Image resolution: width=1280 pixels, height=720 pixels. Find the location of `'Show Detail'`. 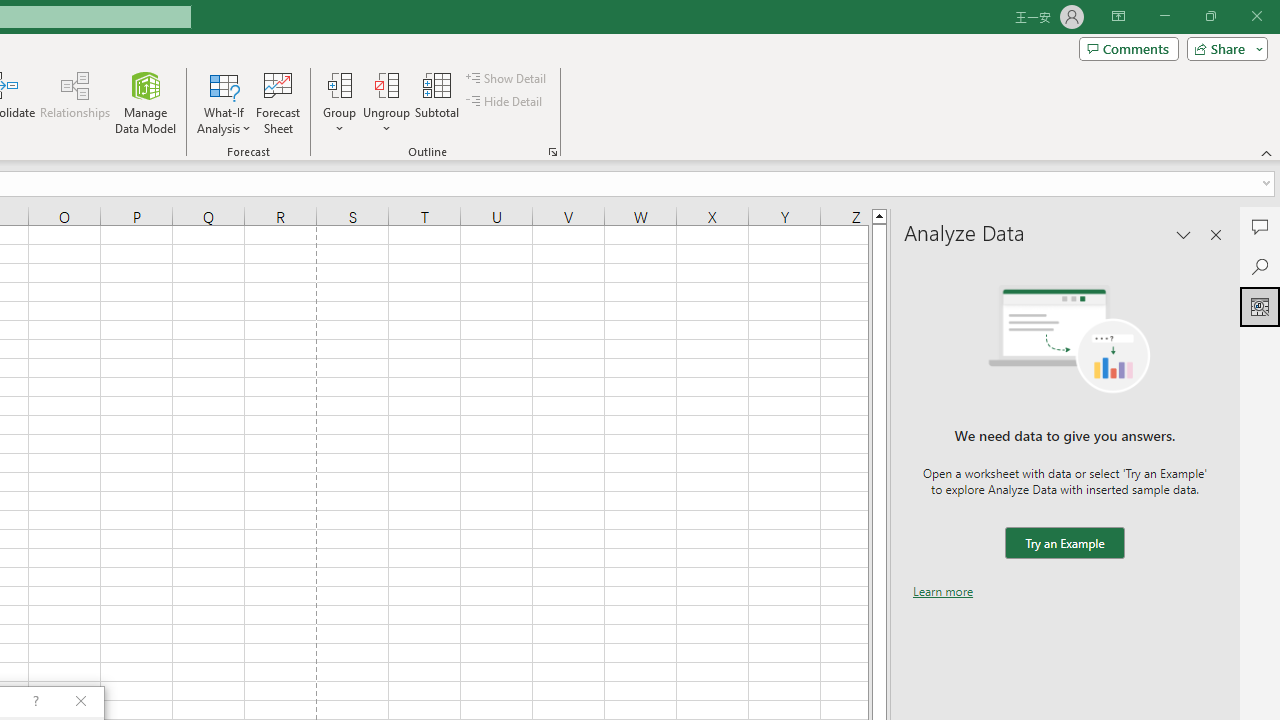

'Show Detail' is located at coordinates (507, 77).